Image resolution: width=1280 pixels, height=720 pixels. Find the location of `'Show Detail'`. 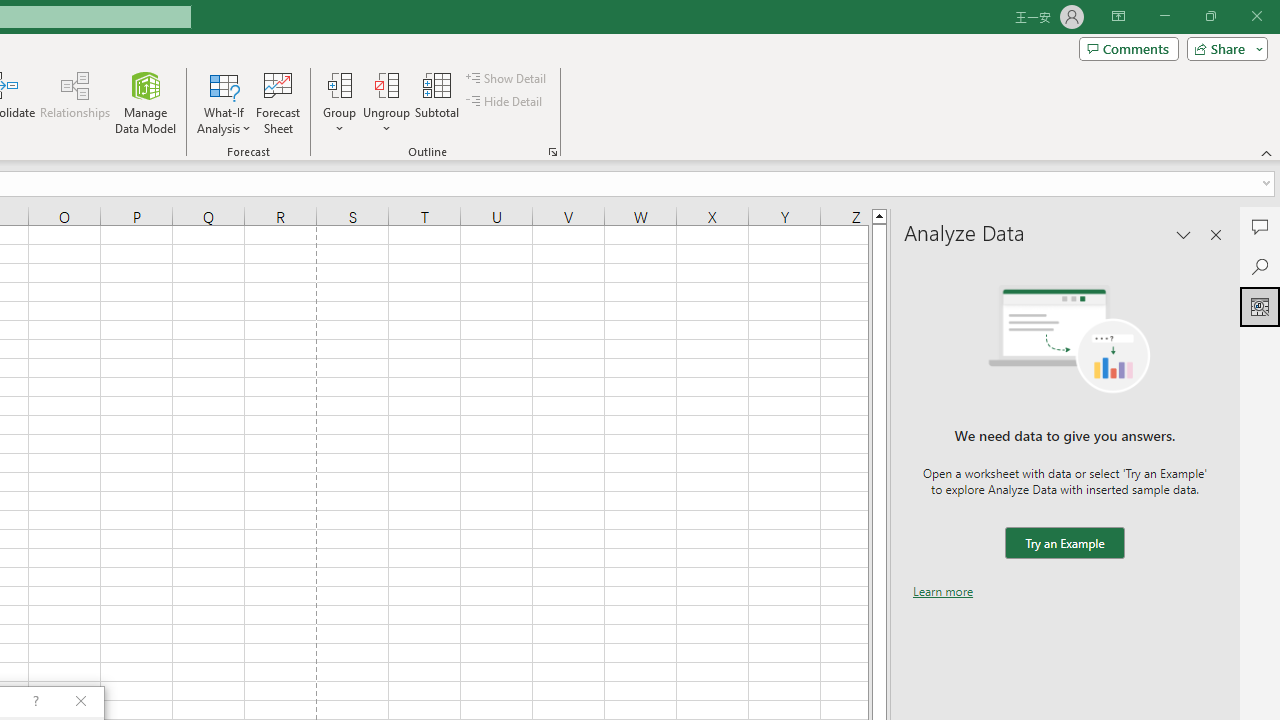

'Show Detail' is located at coordinates (507, 77).